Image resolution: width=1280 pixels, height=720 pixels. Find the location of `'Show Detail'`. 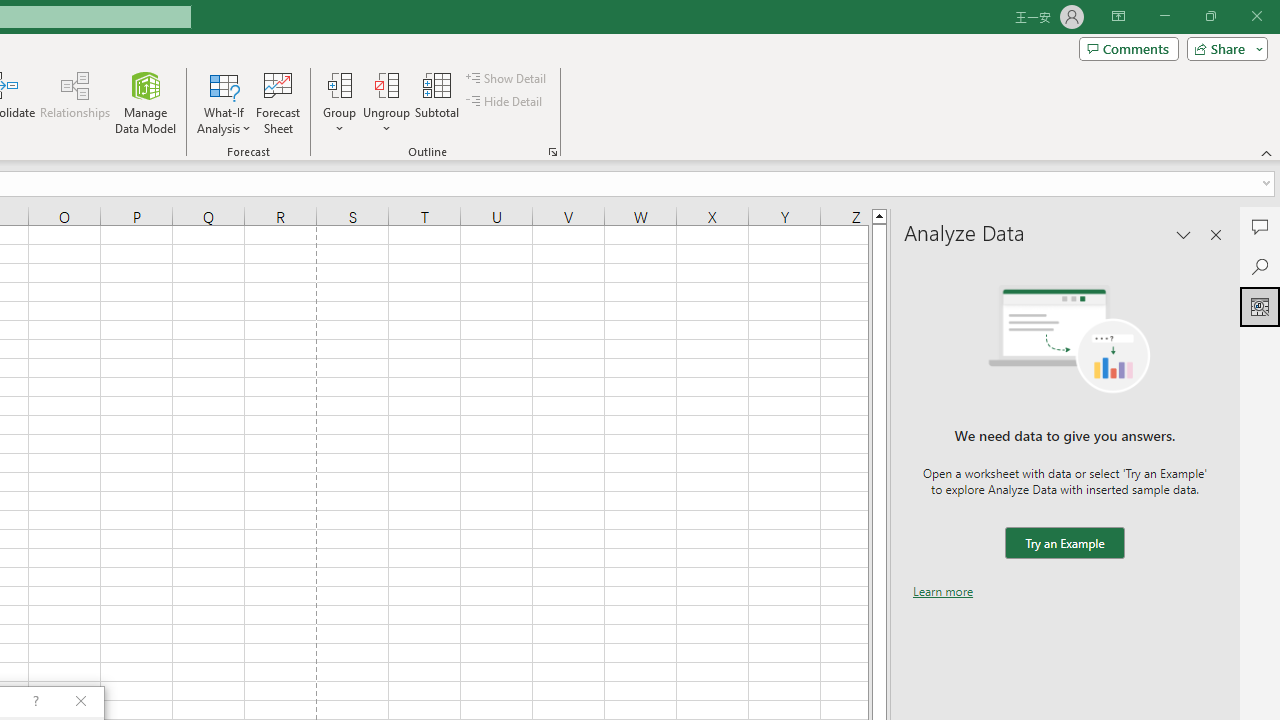

'Show Detail' is located at coordinates (507, 77).